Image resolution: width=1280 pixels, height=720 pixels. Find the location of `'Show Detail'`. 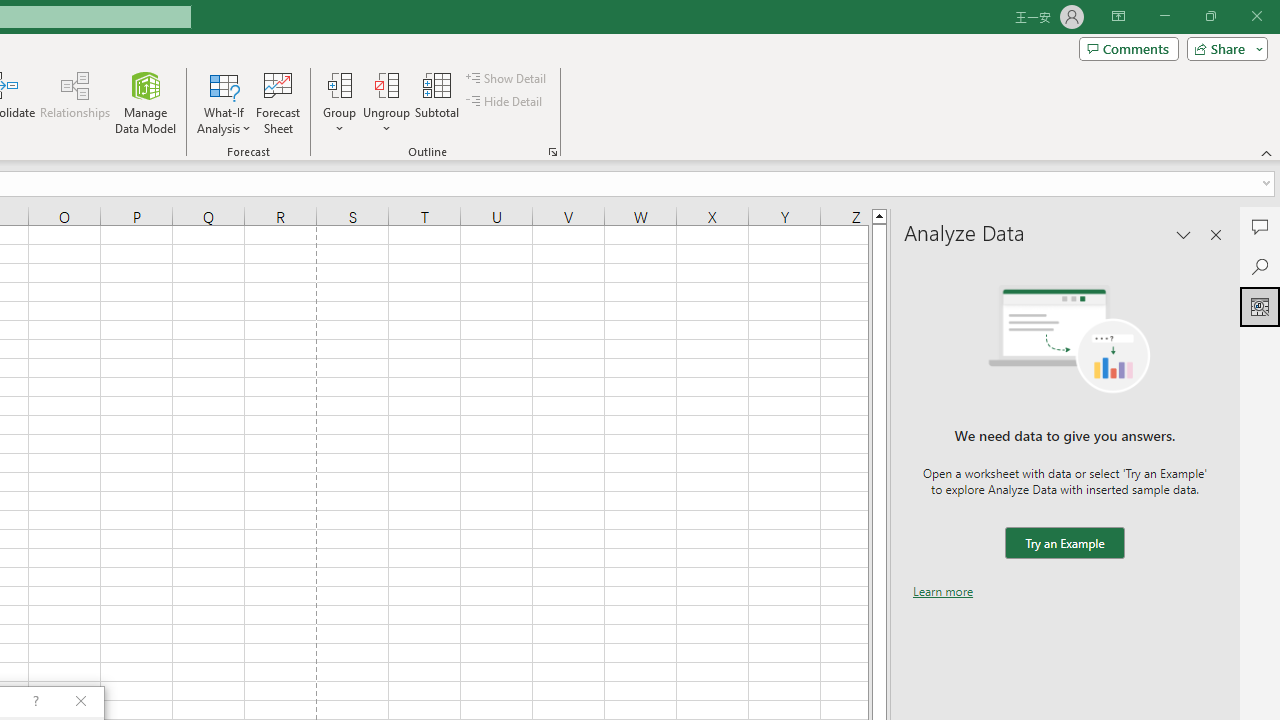

'Show Detail' is located at coordinates (507, 77).